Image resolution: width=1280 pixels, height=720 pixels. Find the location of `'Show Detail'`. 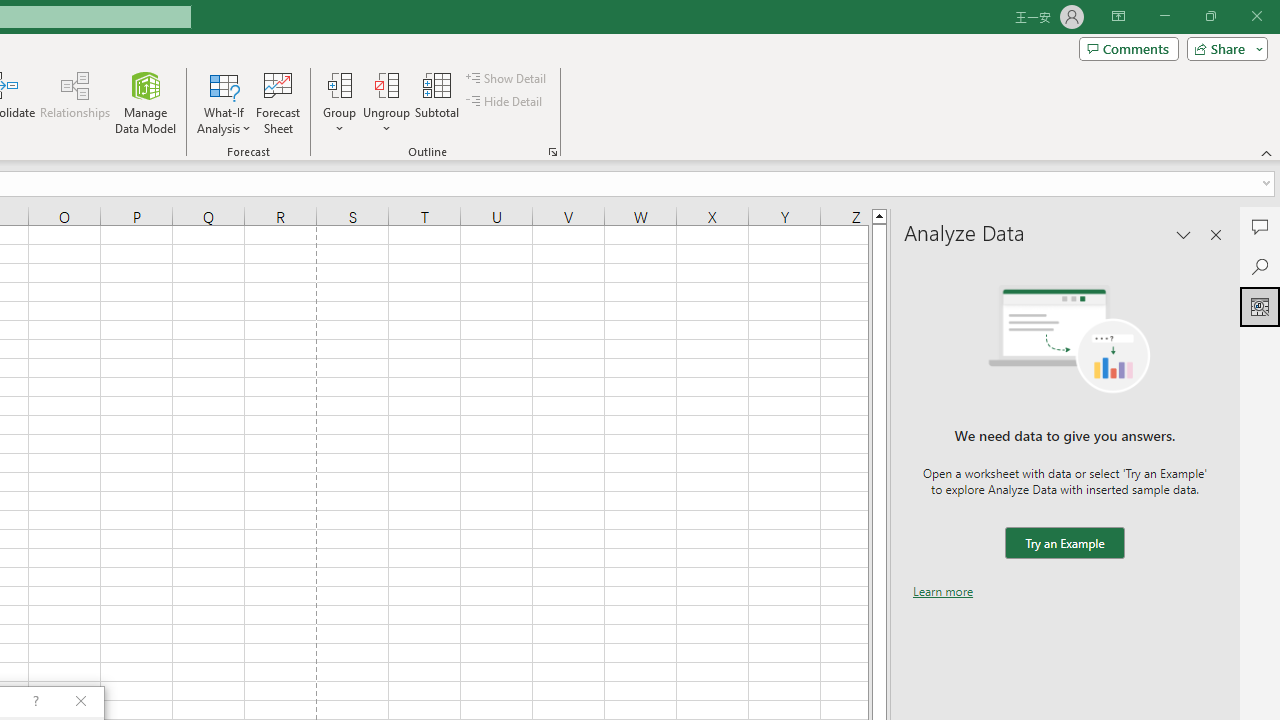

'Show Detail' is located at coordinates (507, 77).